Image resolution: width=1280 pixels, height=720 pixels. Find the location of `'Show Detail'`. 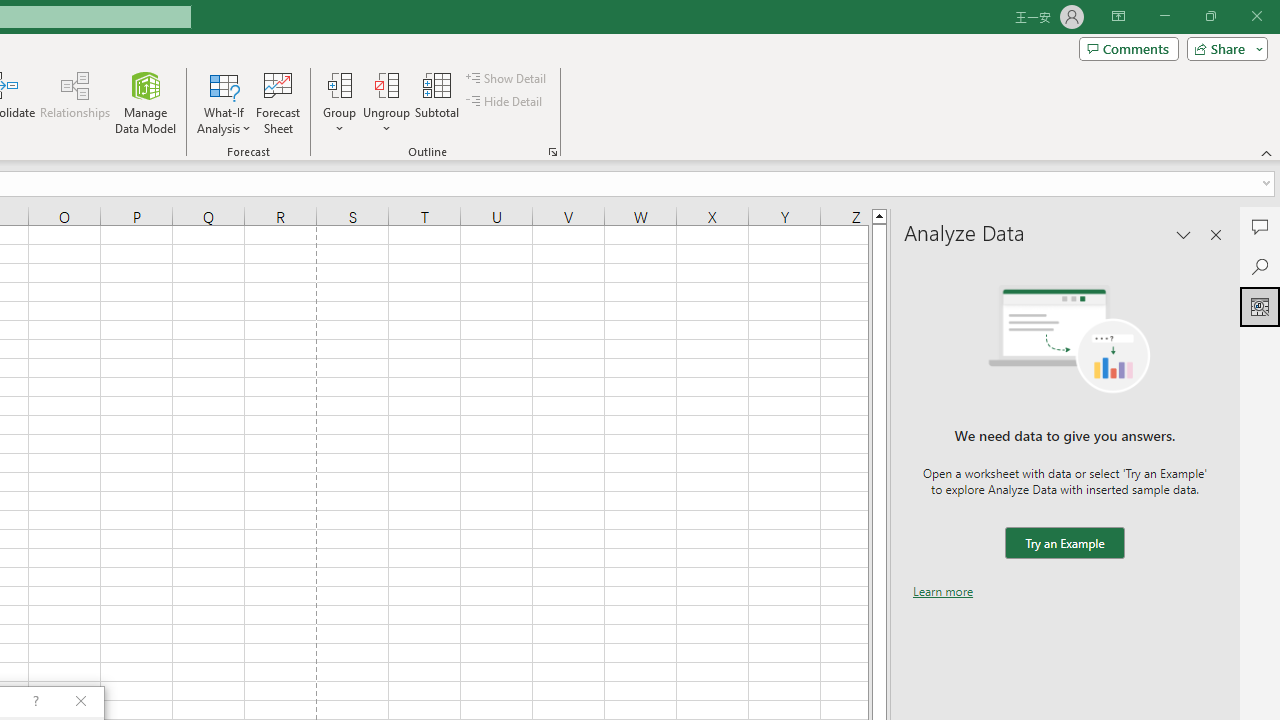

'Show Detail' is located at coordinates (507, 77).